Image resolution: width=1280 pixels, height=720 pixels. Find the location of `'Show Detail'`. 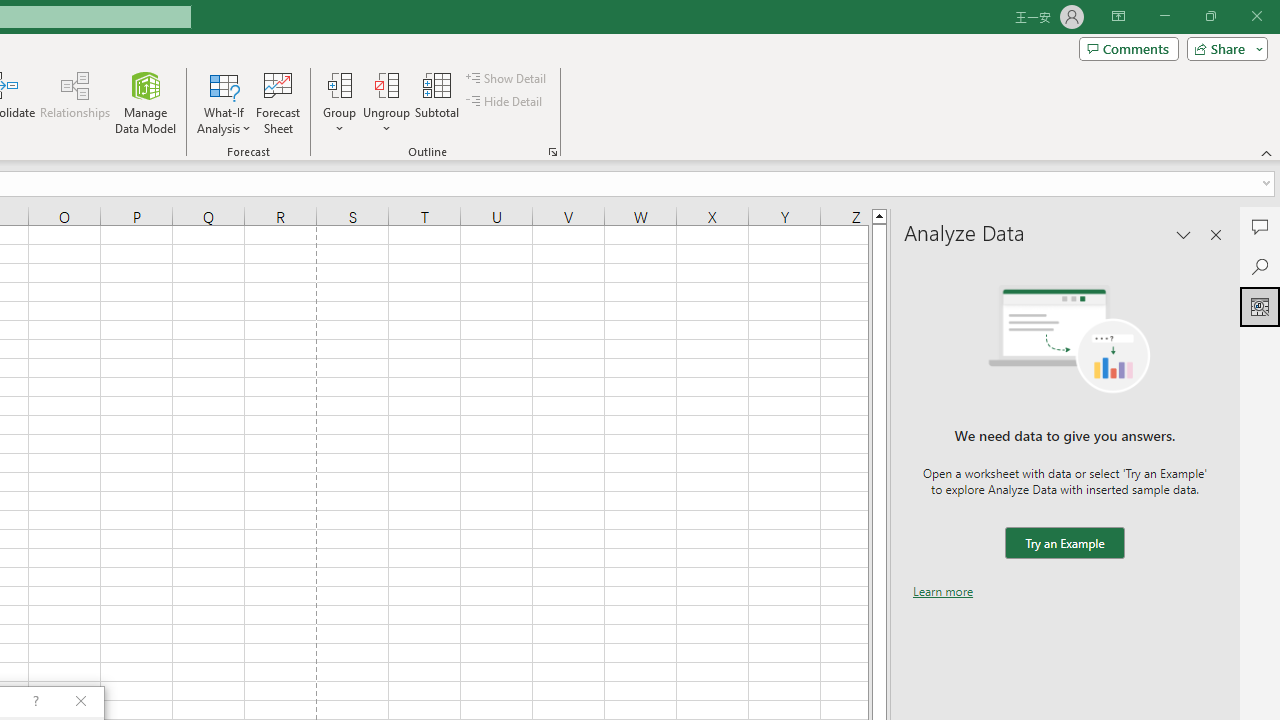

'Show Detail' is located at coordinates (507, 77).